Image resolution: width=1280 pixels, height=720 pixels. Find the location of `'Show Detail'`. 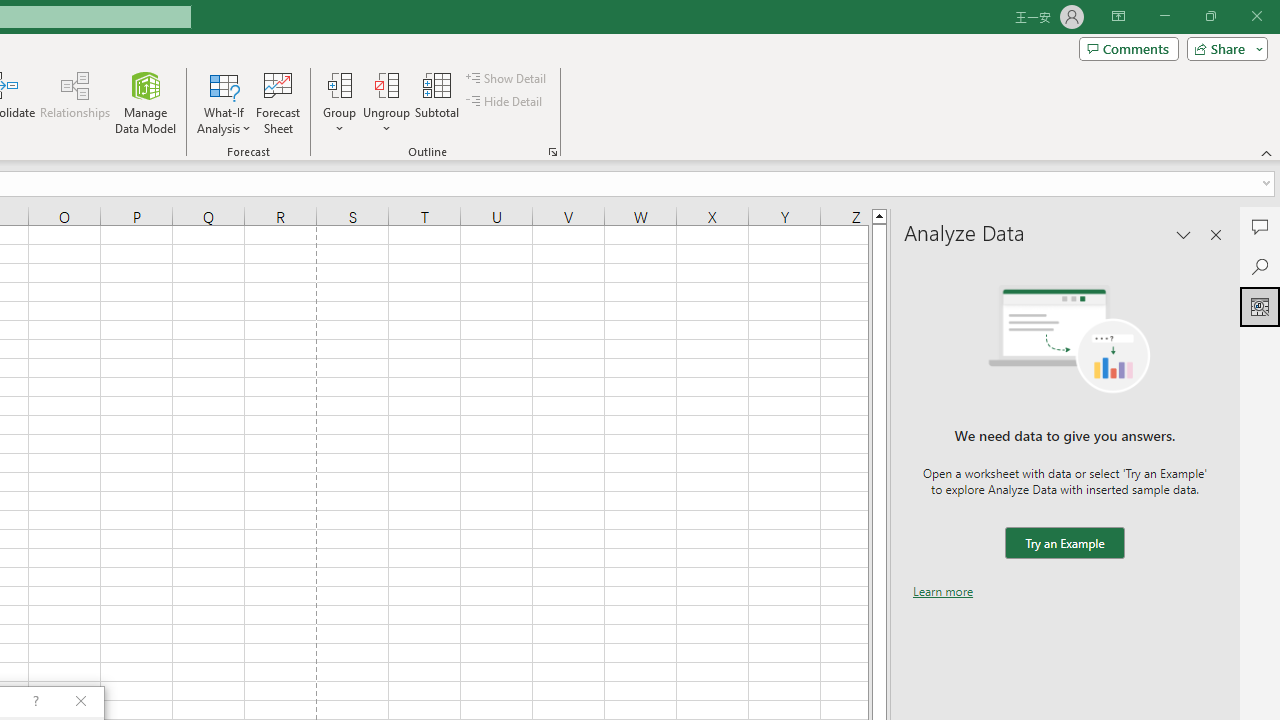

'Show Detail' is located at coordinates (507, 77).